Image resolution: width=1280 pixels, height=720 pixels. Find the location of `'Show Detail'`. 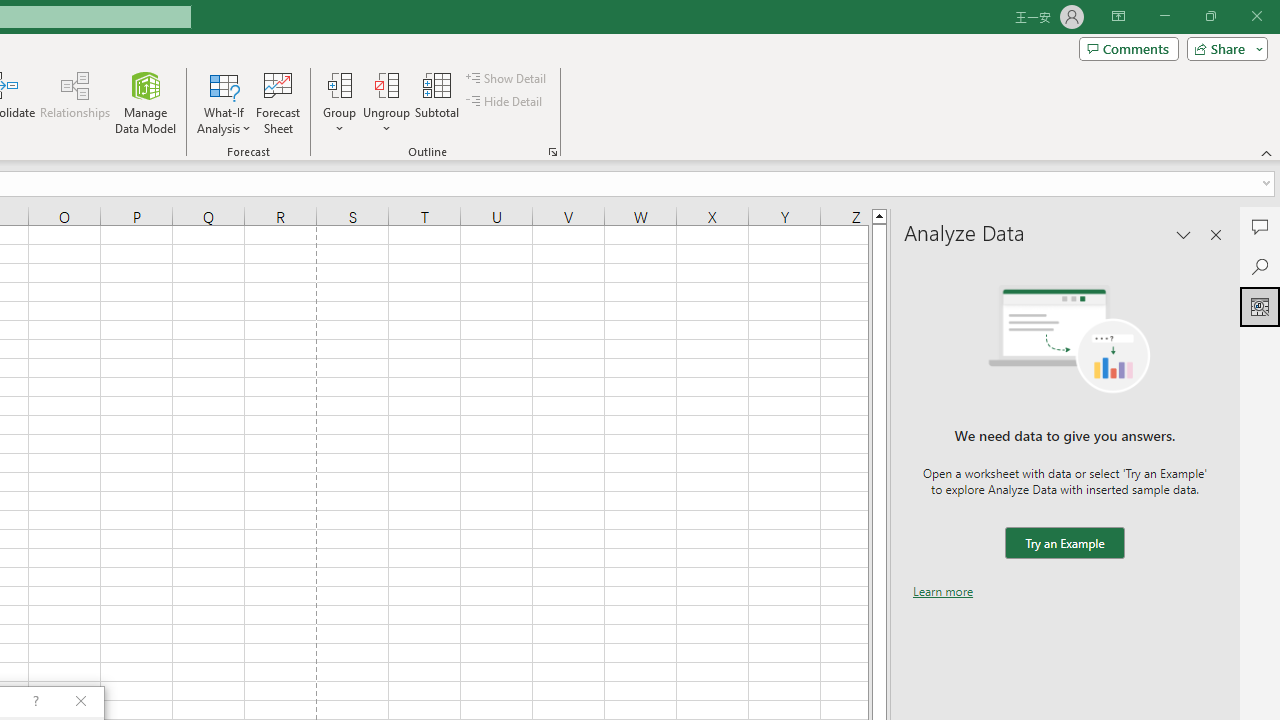

'Show Detail' is located at coordinates (507, 77).